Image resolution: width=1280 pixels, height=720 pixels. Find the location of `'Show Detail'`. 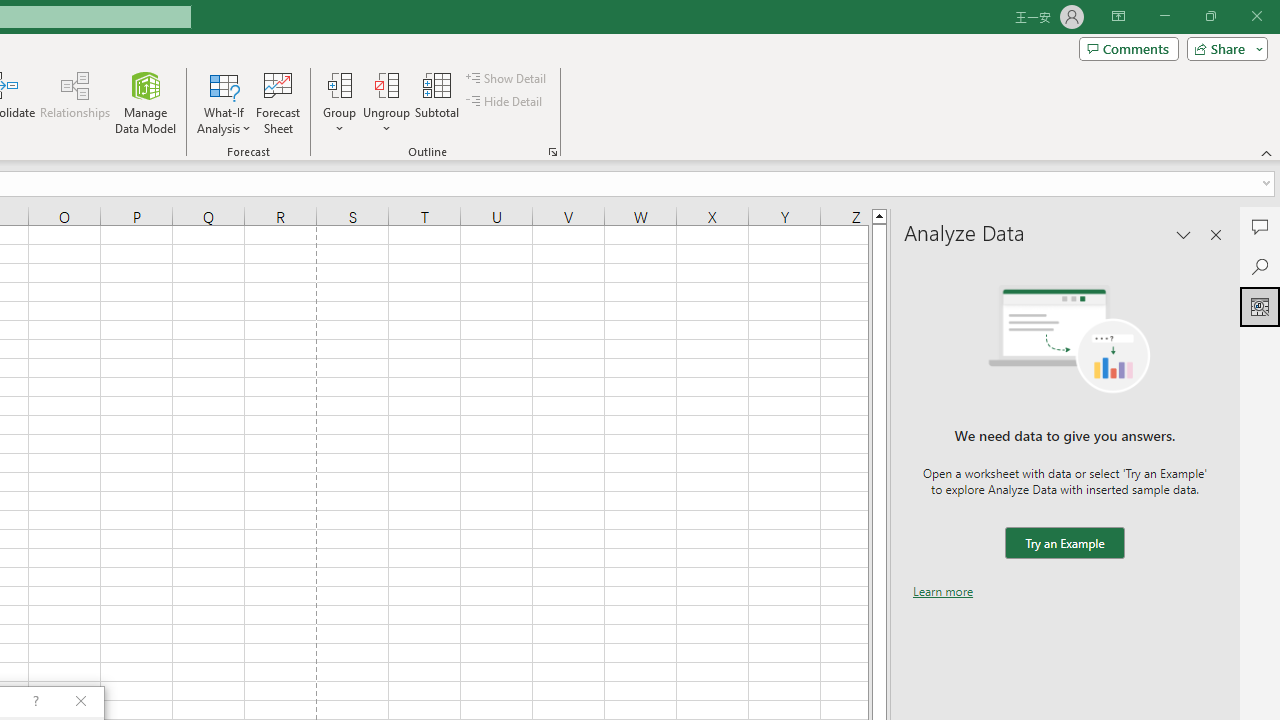

'Show Detail' is located at coordinates (507, 77).